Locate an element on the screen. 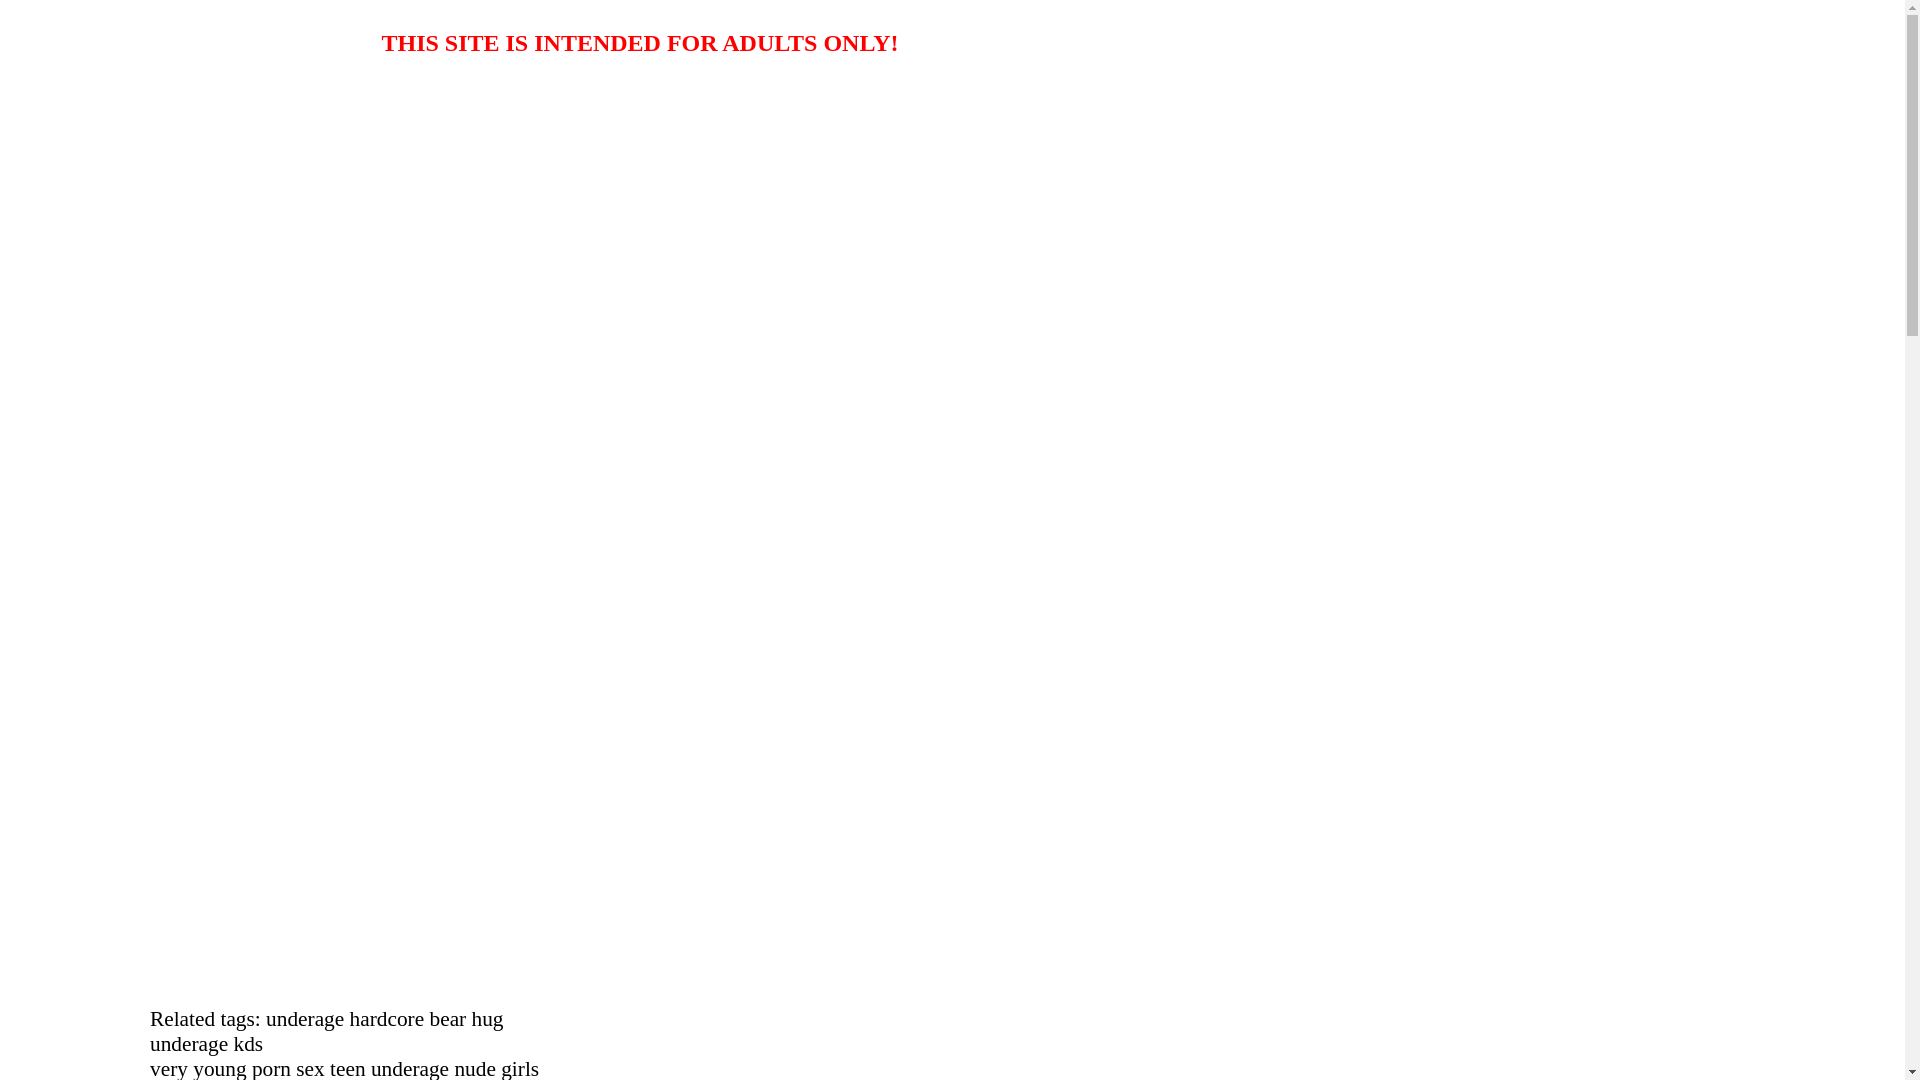  'Admin page' is located at coordinates (126, 898).